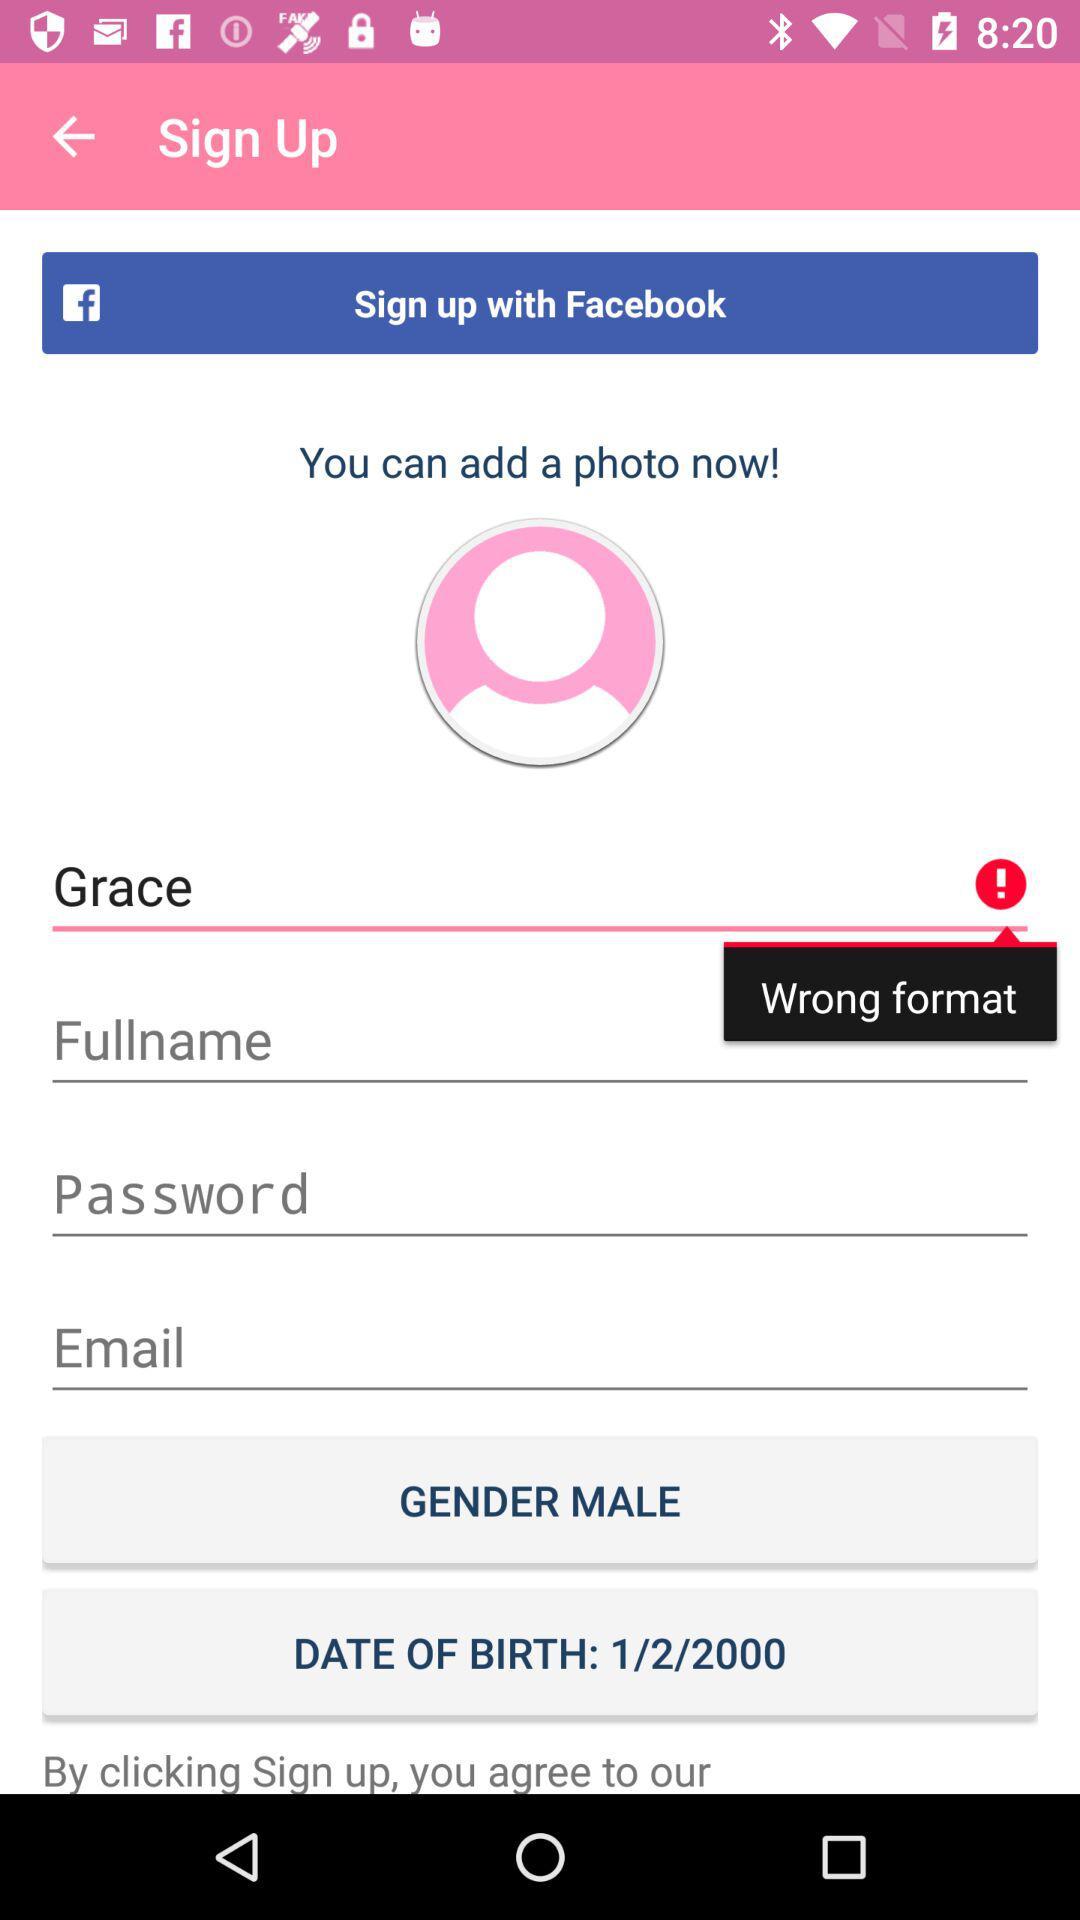 The width and height of the screenshot is (1080, 1920). I want to click on pass, so click(540, 1193).